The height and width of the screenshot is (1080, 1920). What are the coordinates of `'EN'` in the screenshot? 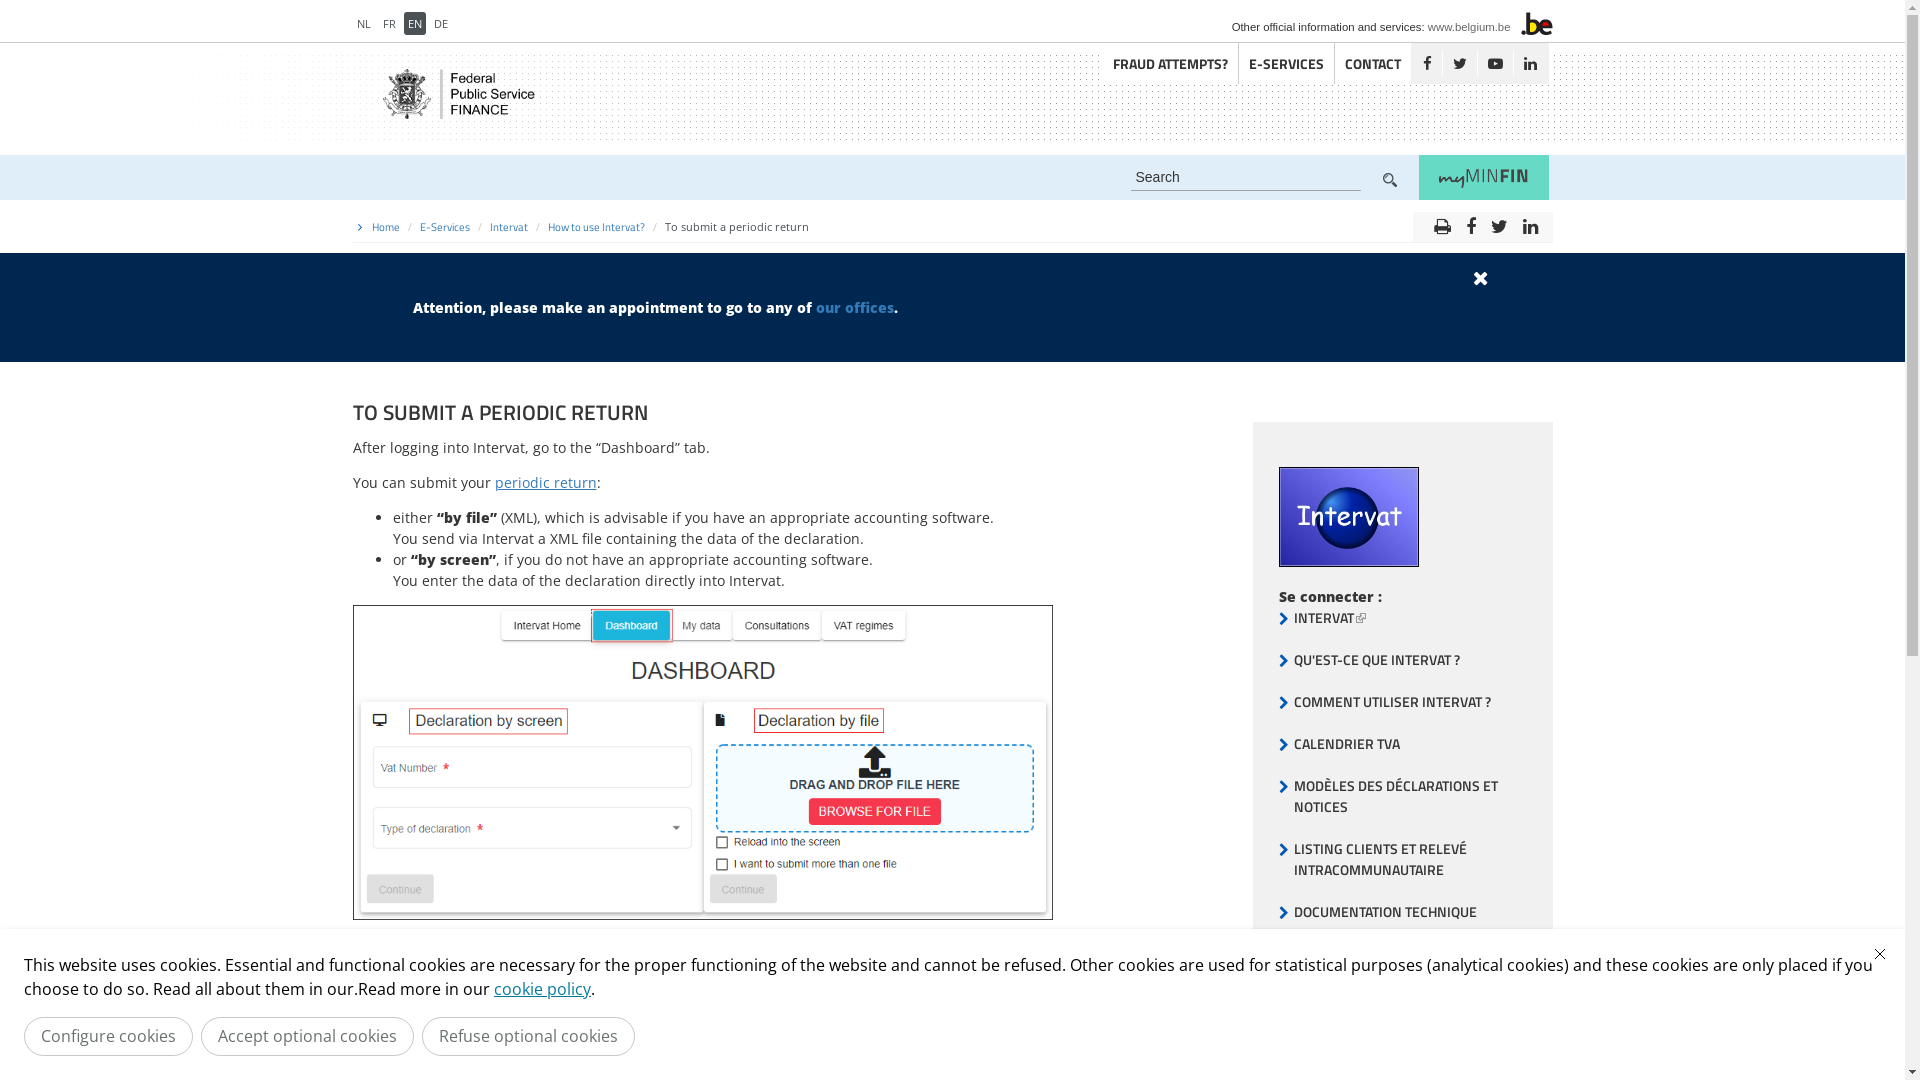 It's located at (413, 23).